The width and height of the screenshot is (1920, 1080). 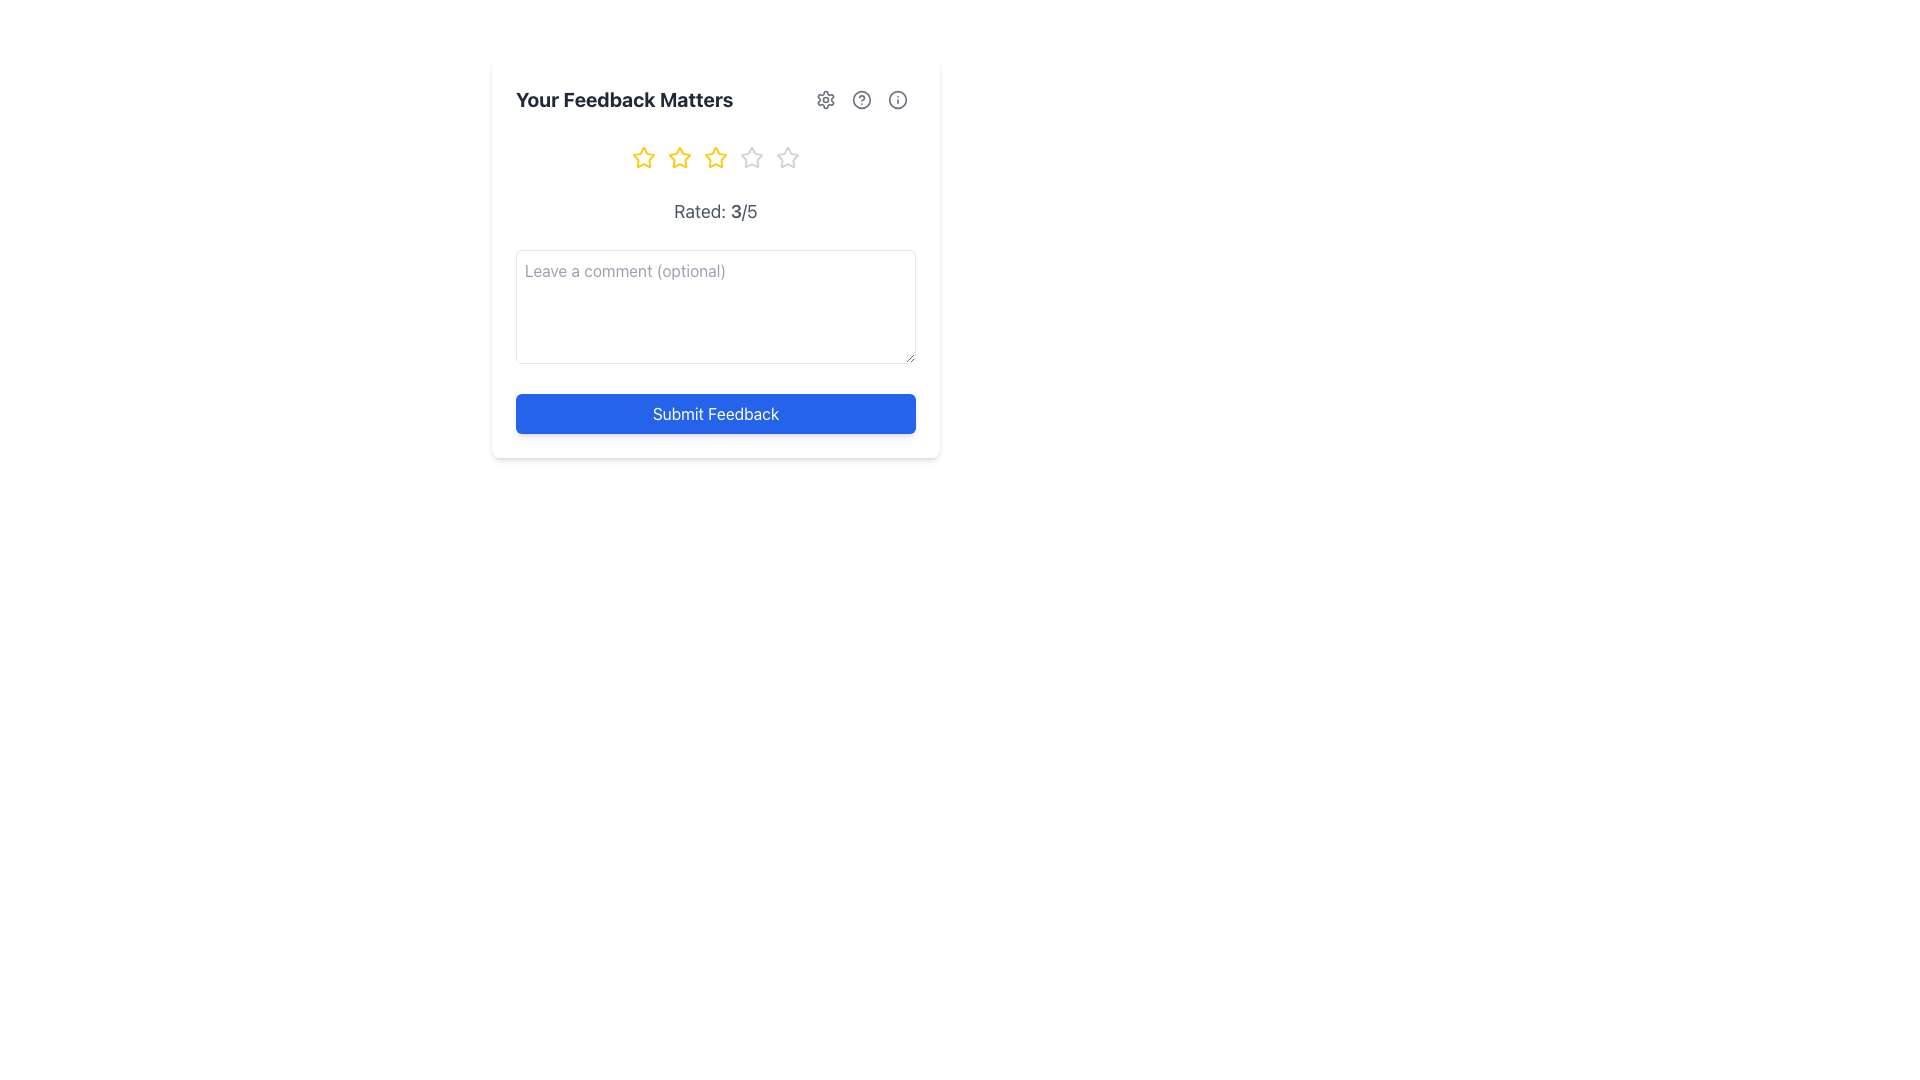 What do you see at coordinates (735, 211) in the screenshot?
I see `the static text element displaying the numerical rating '3' in the text 'Rated: 3/5', which is positioned beneath the star rating` at bounding box center [735, 211].